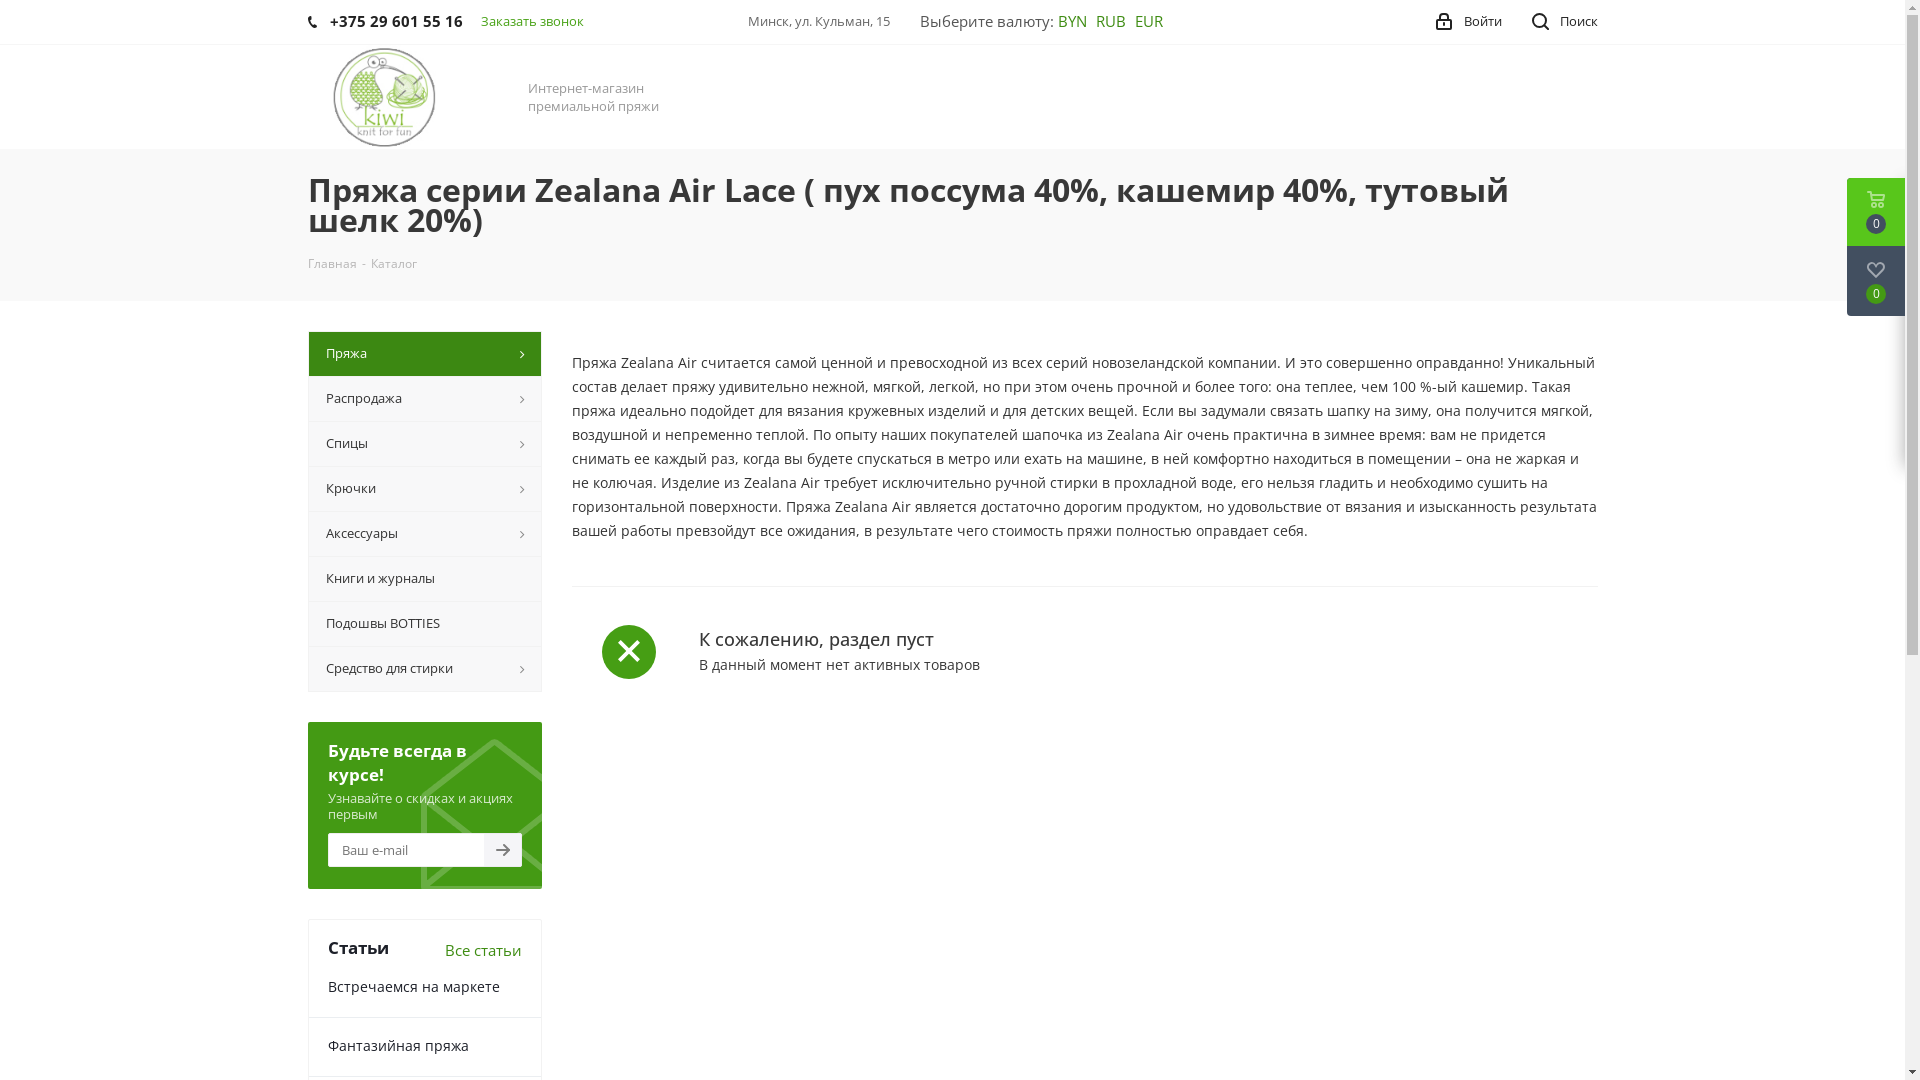 This screenshot has width=1920, height=1080. What do you see at coordinates (1147, 20) in the screenshot?
I see `'EUR'` at bounding box center [1147, 20].